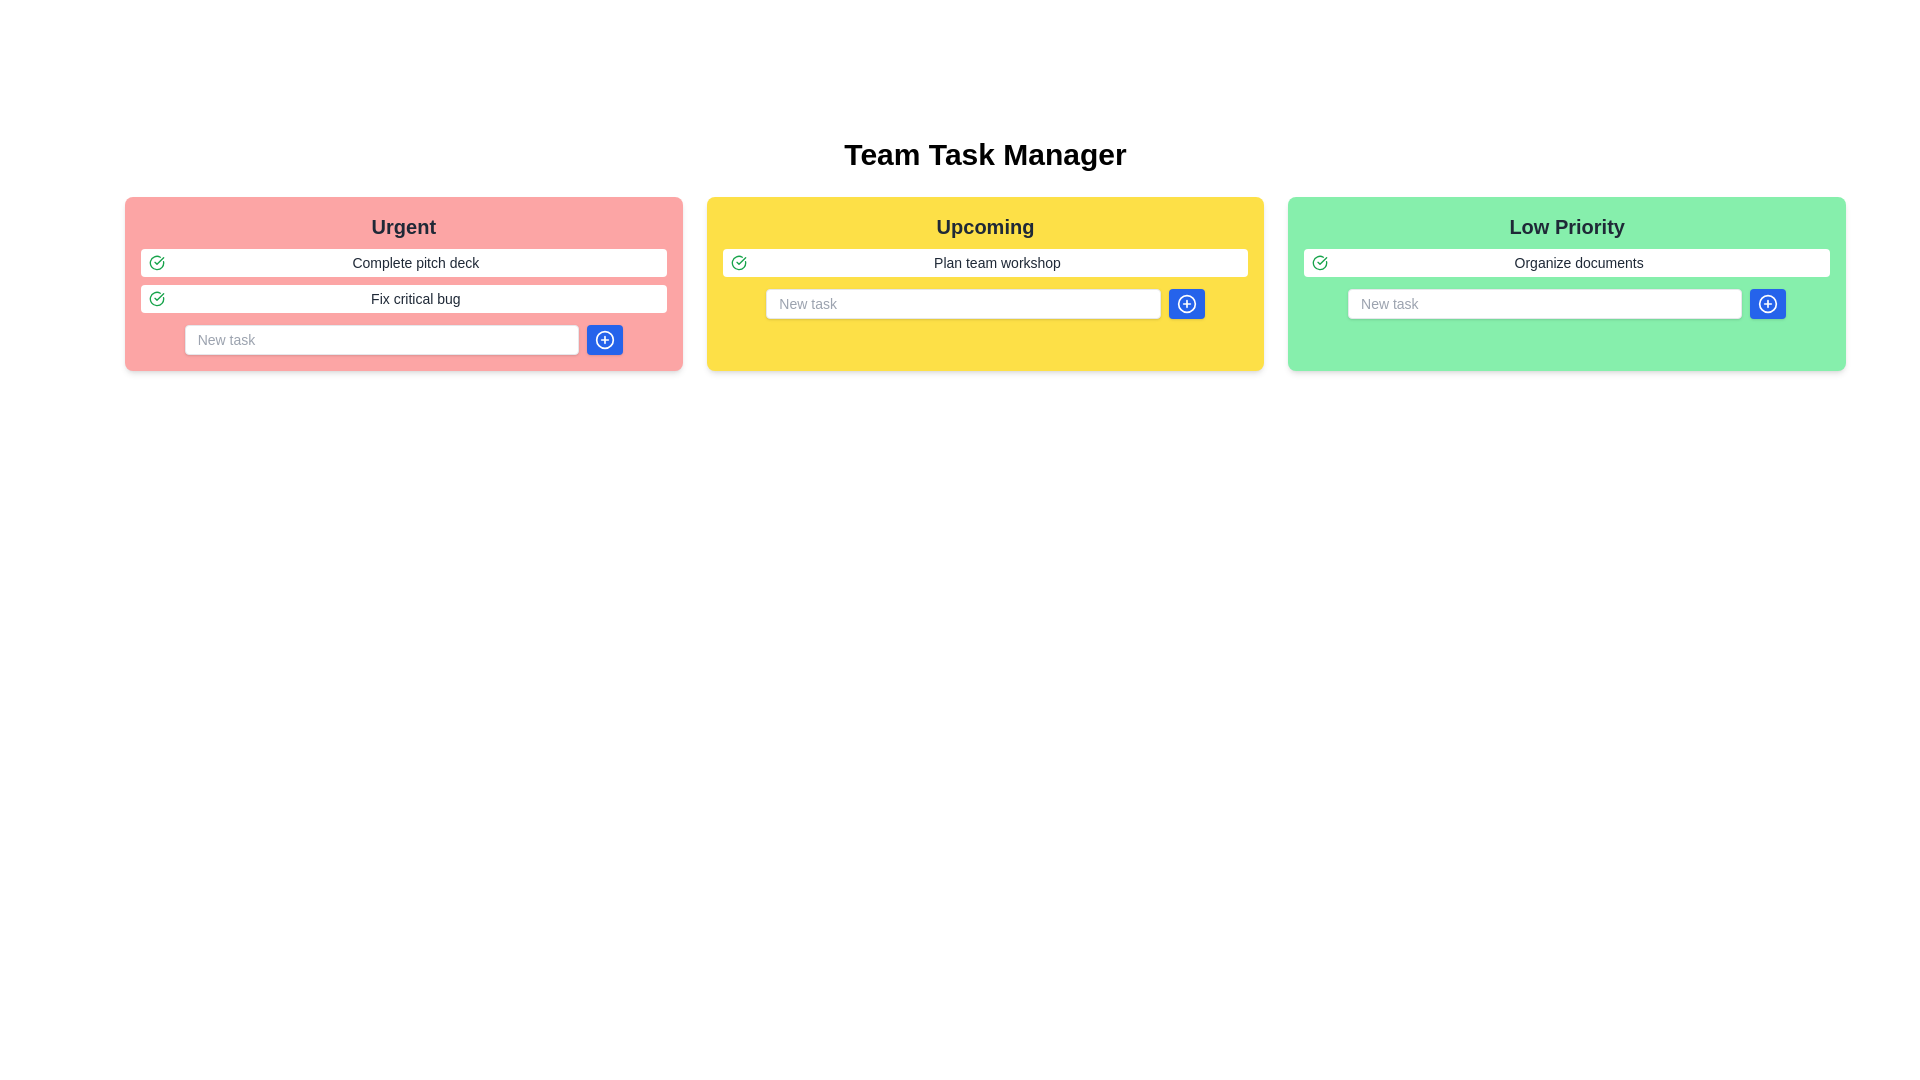 The width and height of the screenshot is (1920, 1080). Describe the element at coordinates (985, 153) in the screenshot. I see `the 'Team Task Manager' text label located at the top of the interface, which is styled in bold and large font size` at that location.